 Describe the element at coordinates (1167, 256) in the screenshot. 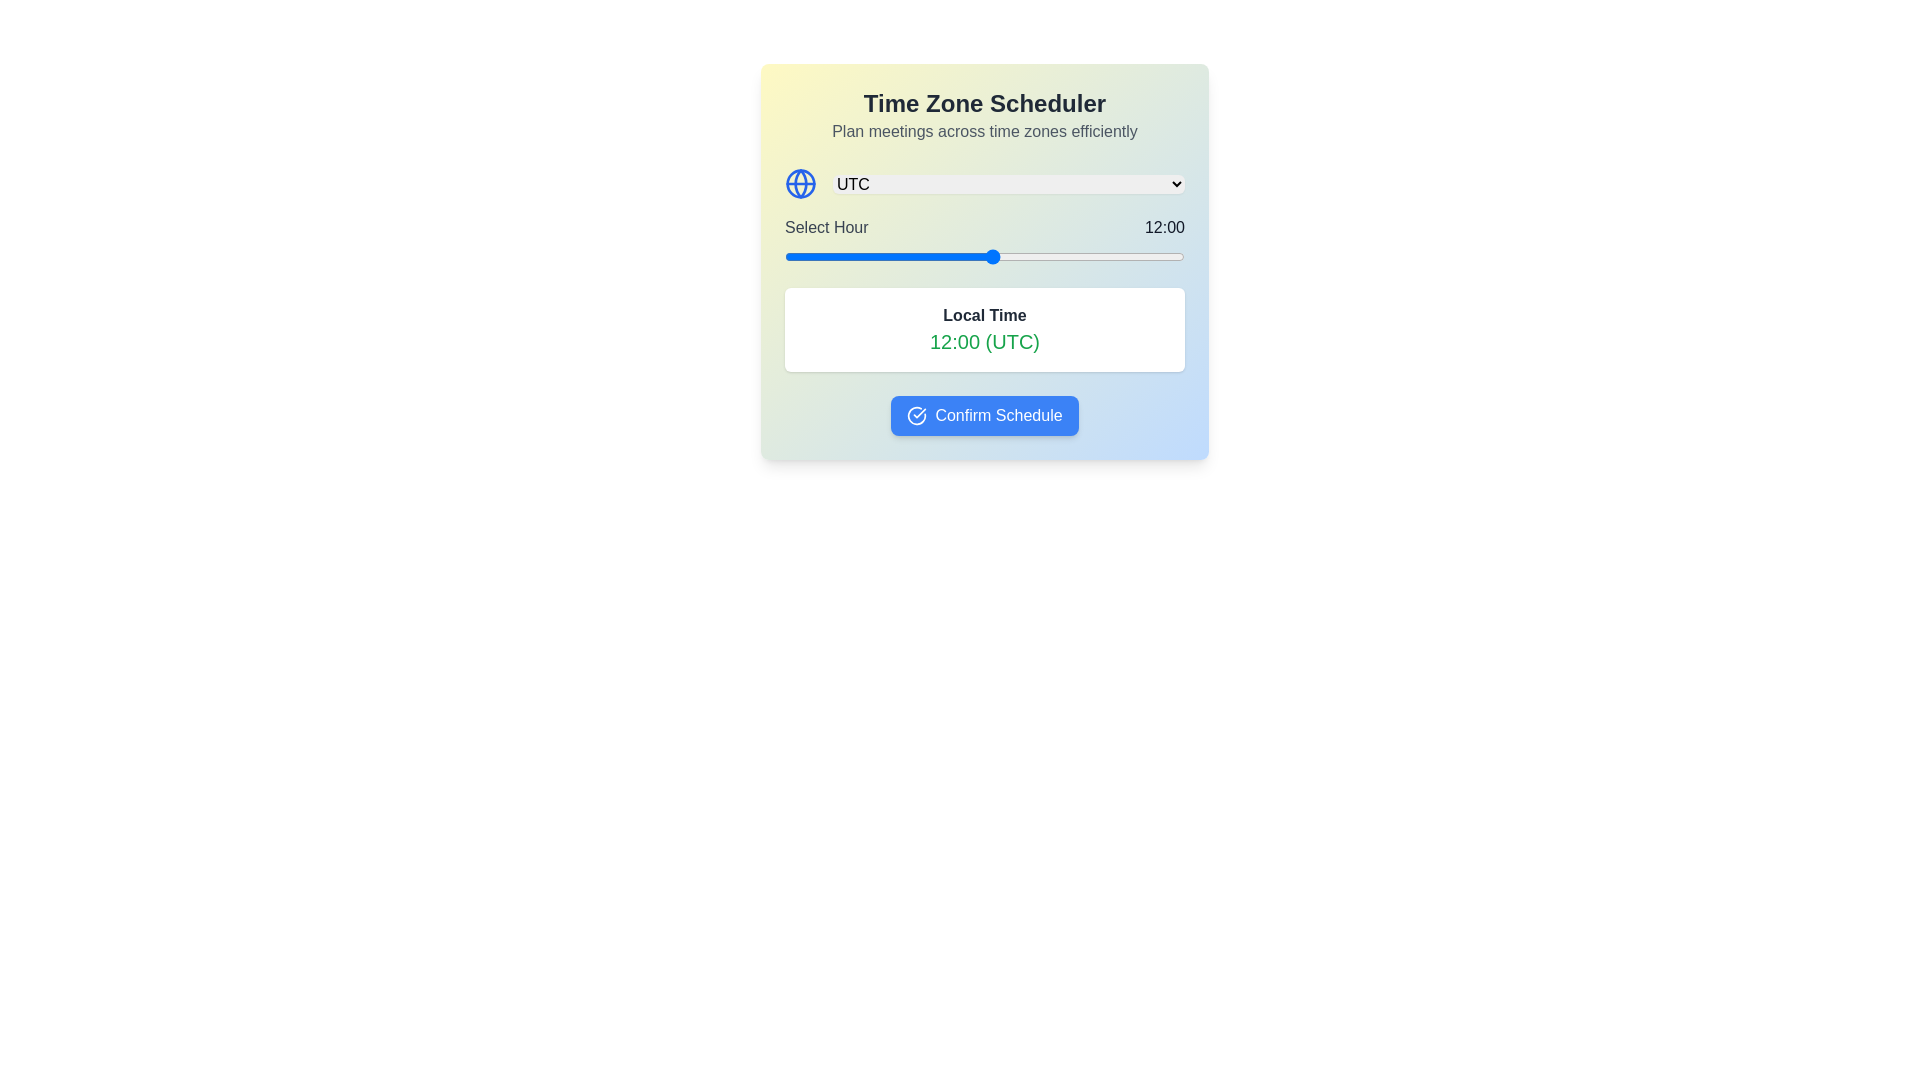

I see `the hour` at that location.